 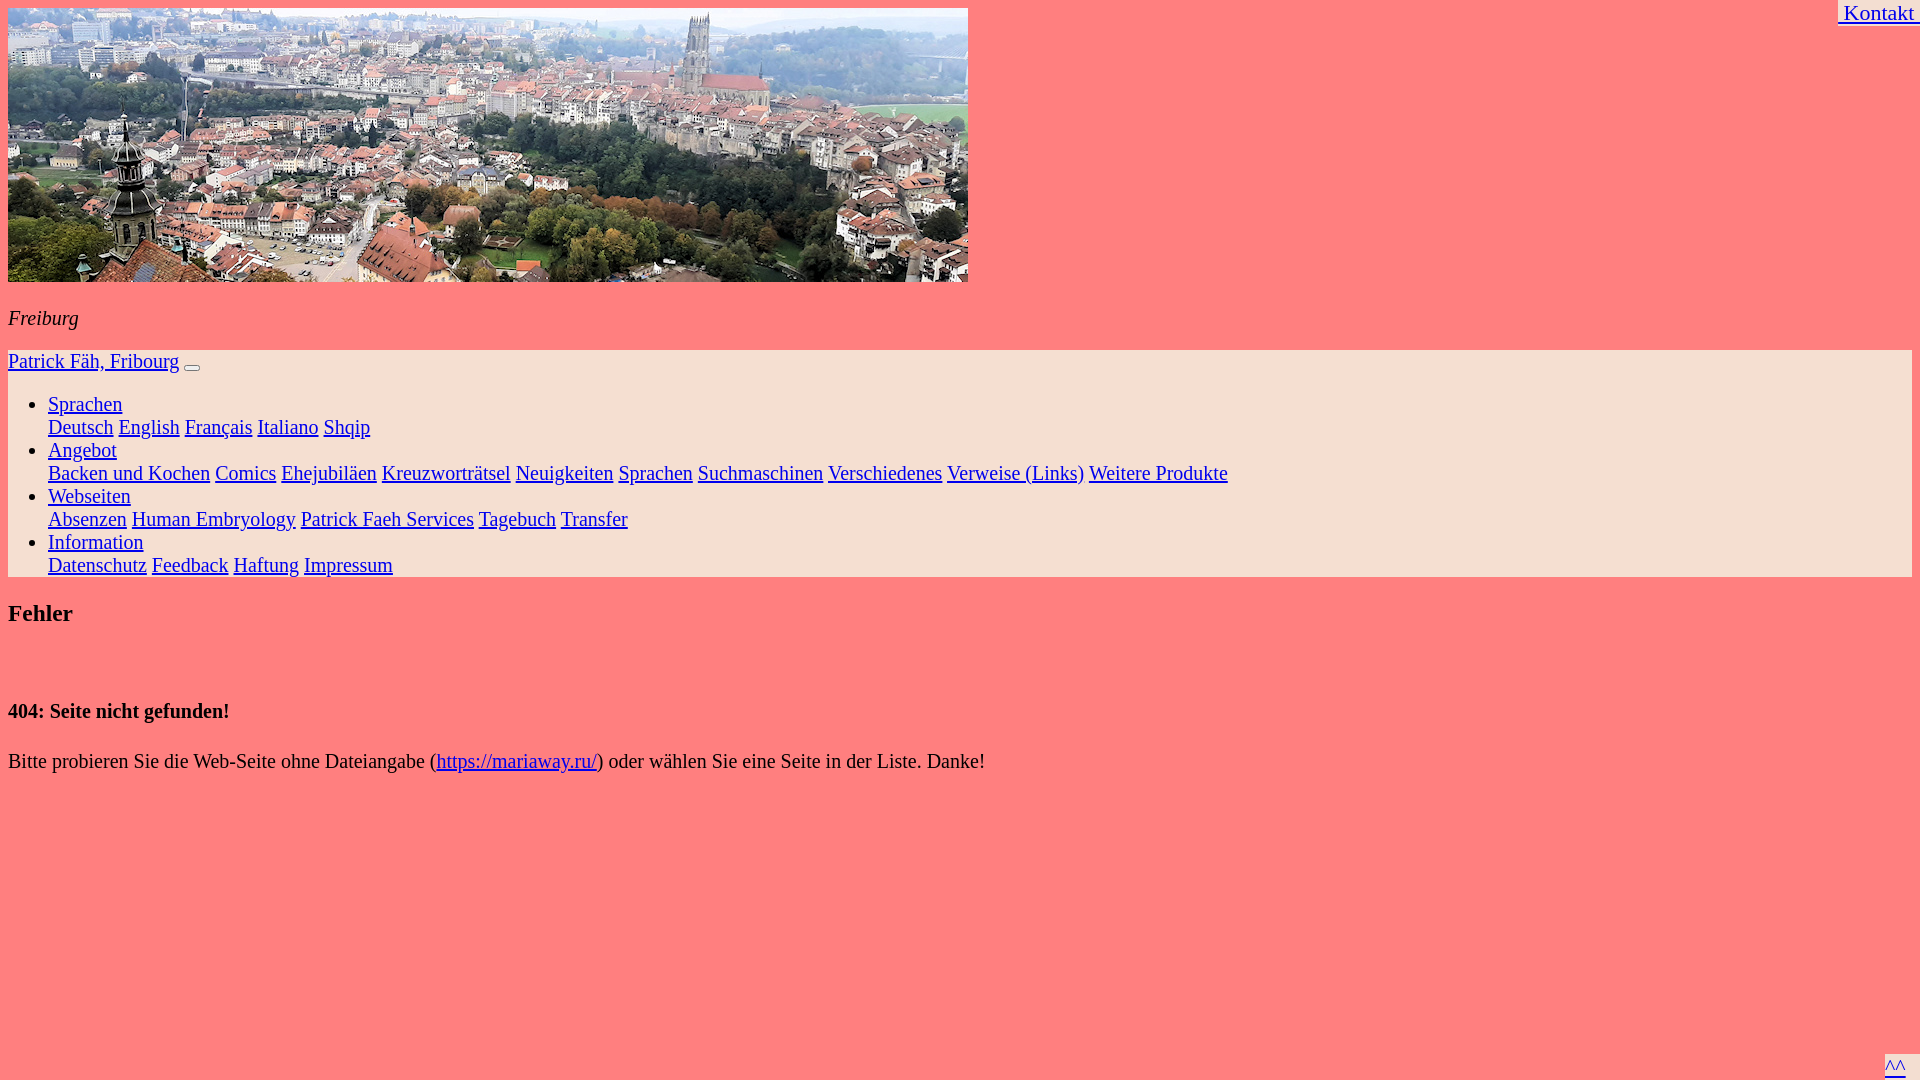 What do you see at coordinates (88, 495) in the screenshot?
I see `'Webseiten'` at bounding box center [88, 495].